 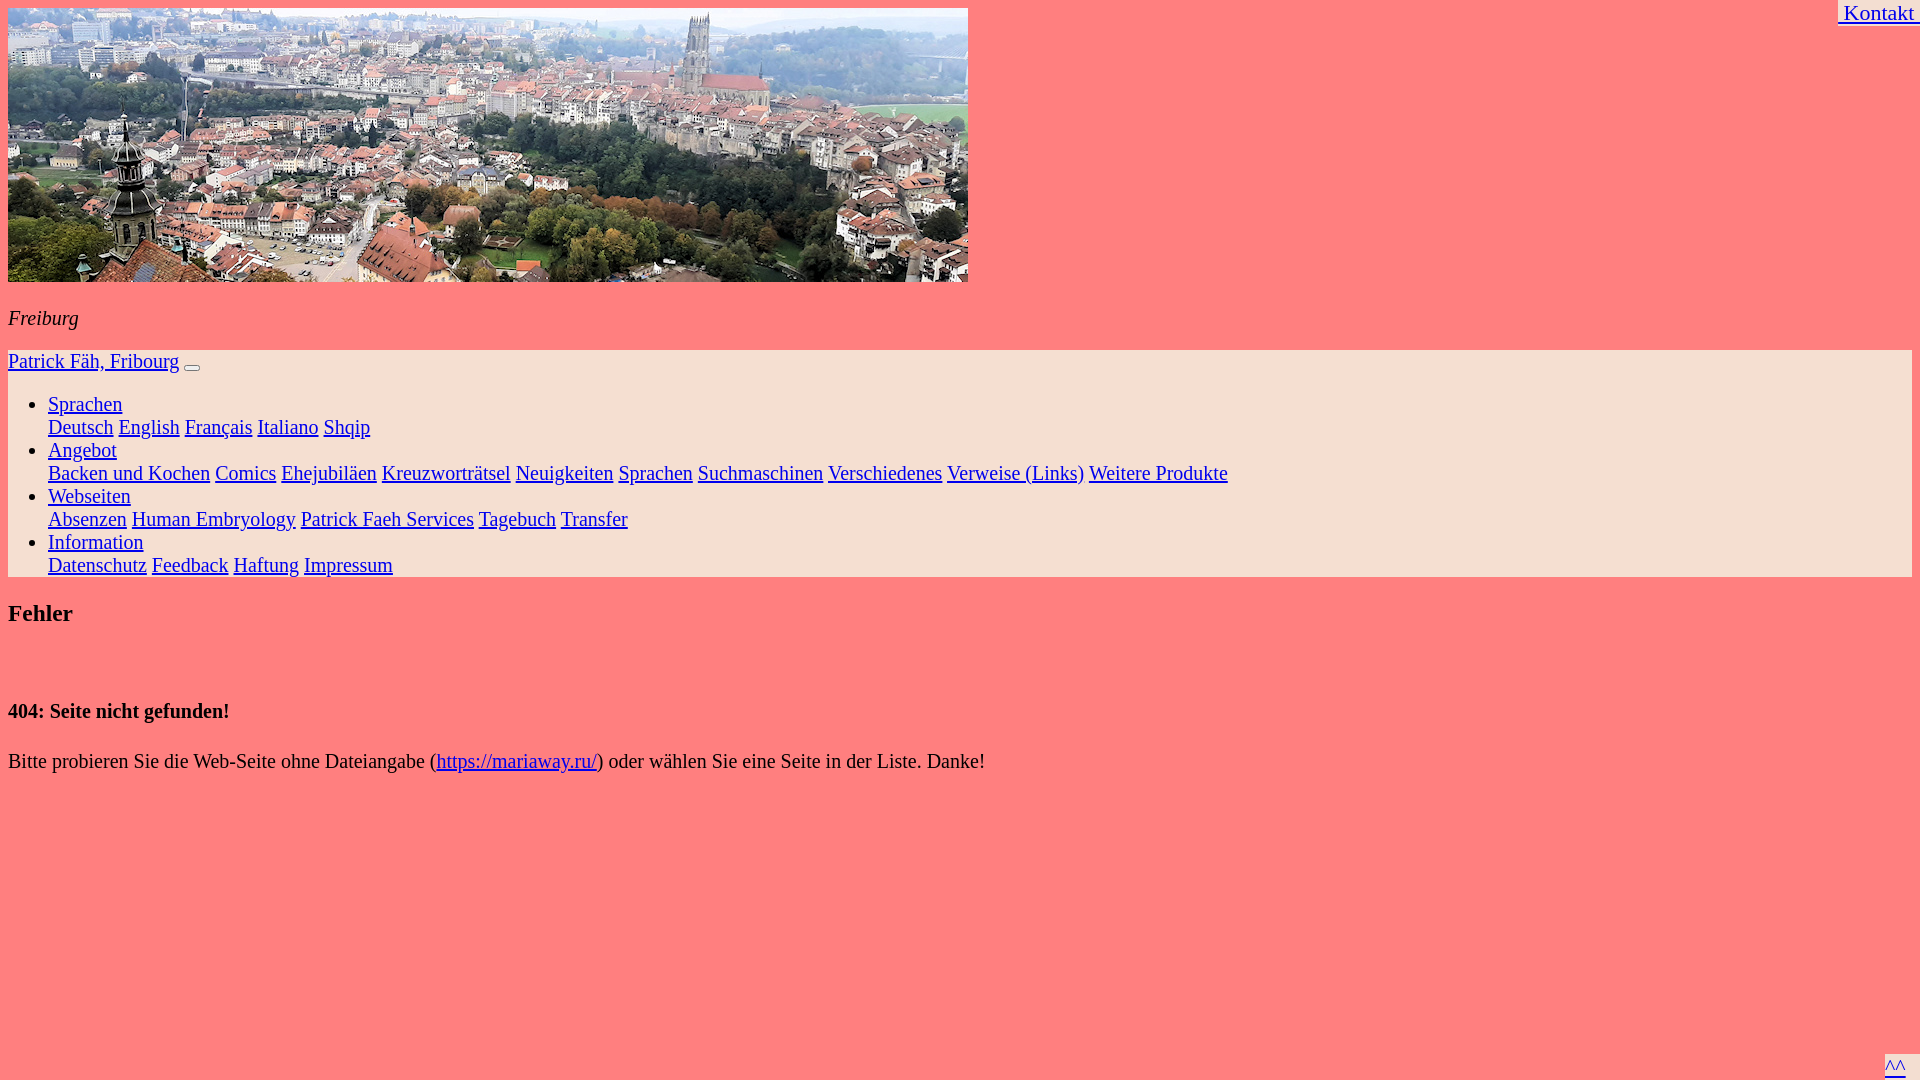 What do you see at coordinates (88, 495) in the screenshot?
I see `'Webseiten'` at bounding box center [88, 495].